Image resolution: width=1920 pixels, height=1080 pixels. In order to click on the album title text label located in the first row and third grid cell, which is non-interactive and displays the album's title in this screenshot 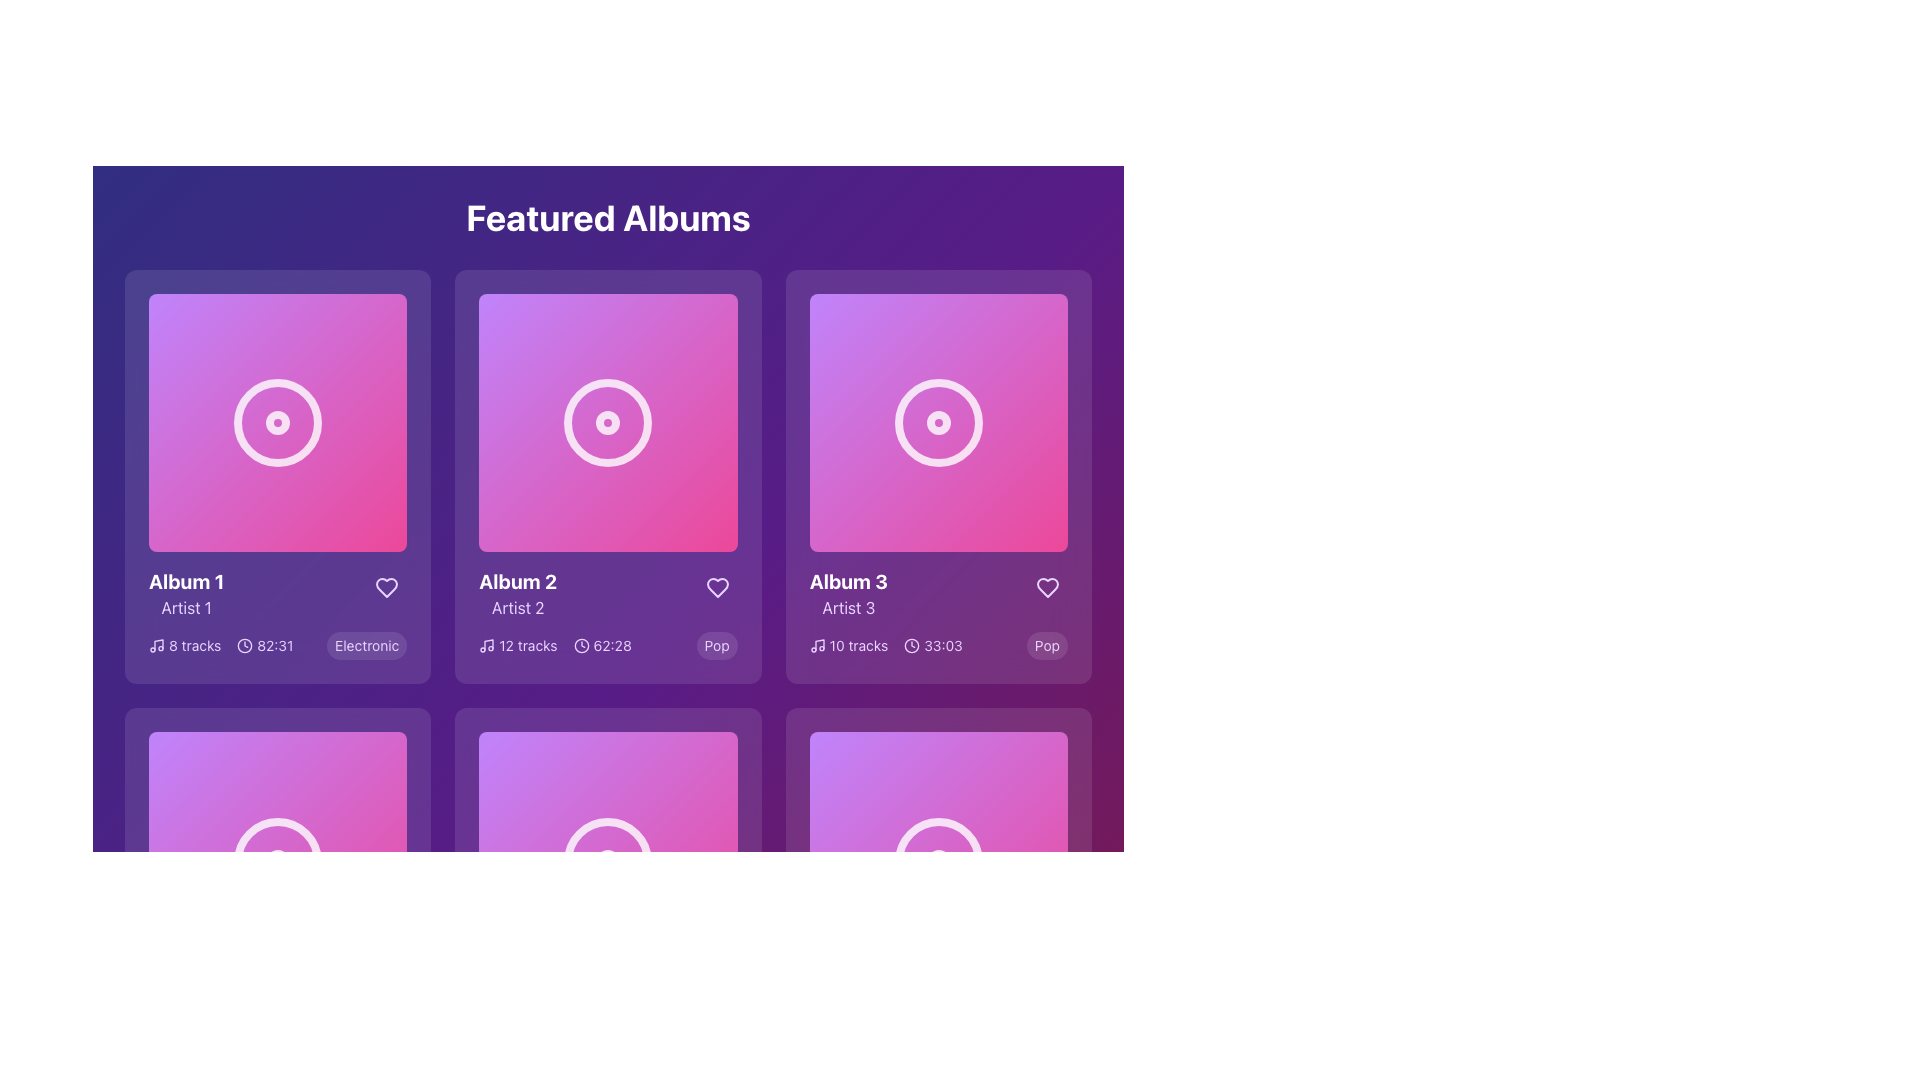, I will do `click(848, 582)`.